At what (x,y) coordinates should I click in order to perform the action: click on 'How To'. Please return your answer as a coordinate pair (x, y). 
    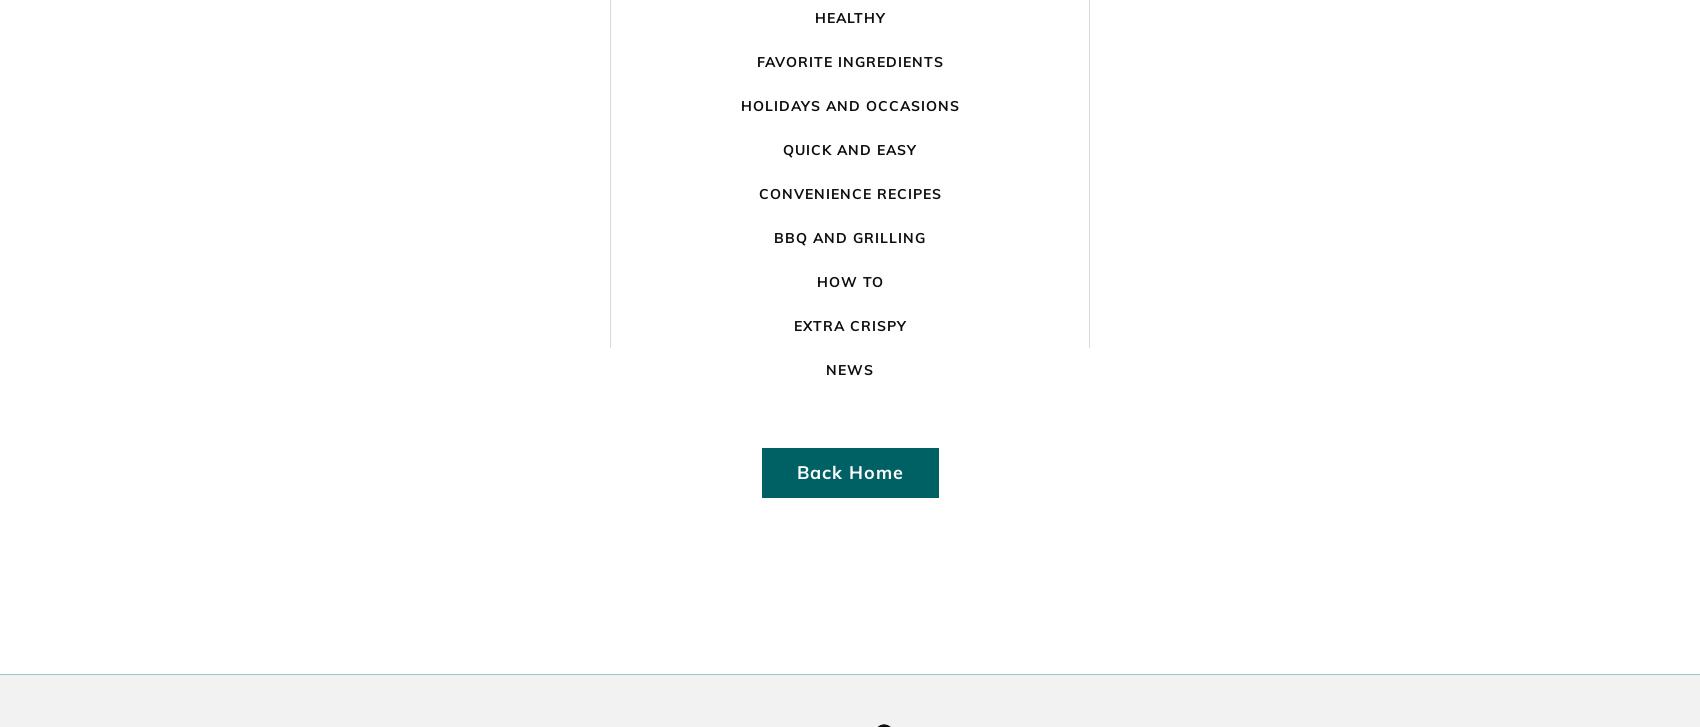
    Looking at the image, I should click on (848, 282).